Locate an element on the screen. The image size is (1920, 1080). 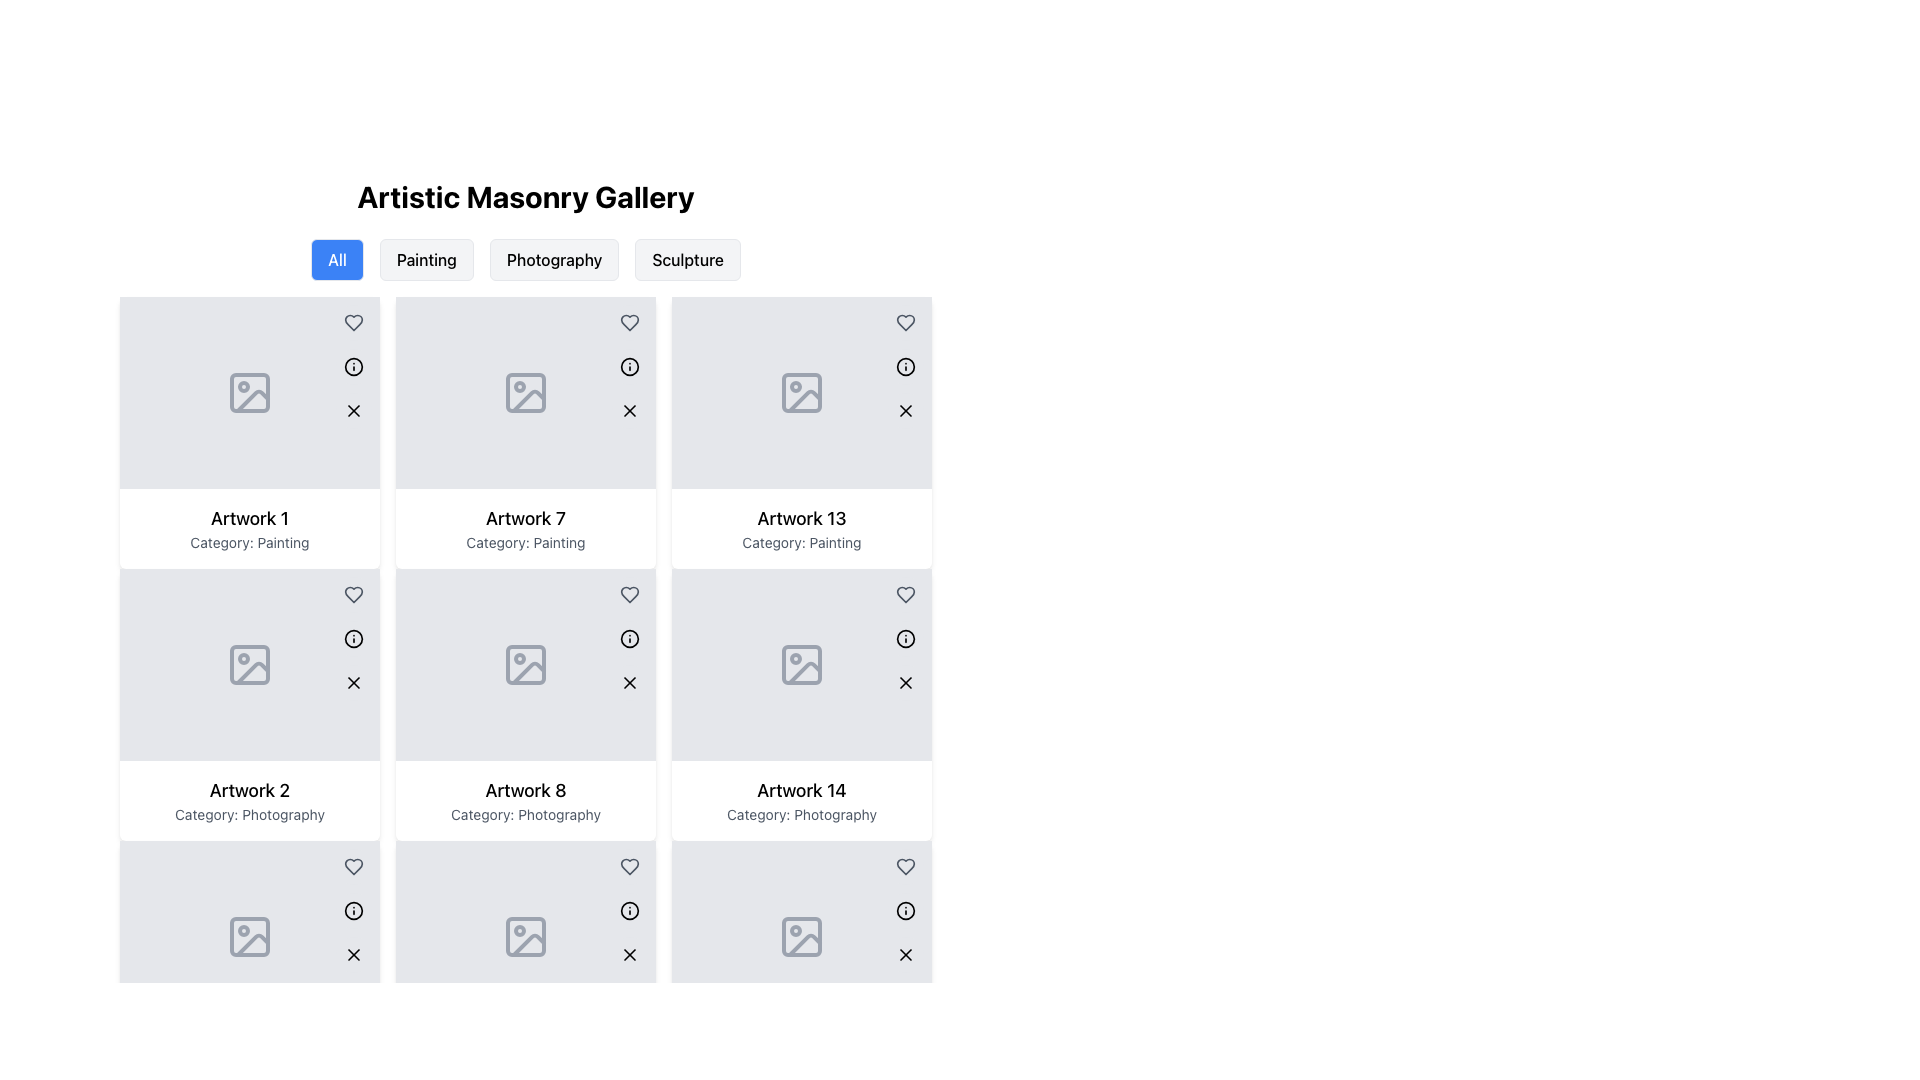
the 'X' icon button located at the bottom right corner of the first card in the grid layout is located at coordinates (354, 410).